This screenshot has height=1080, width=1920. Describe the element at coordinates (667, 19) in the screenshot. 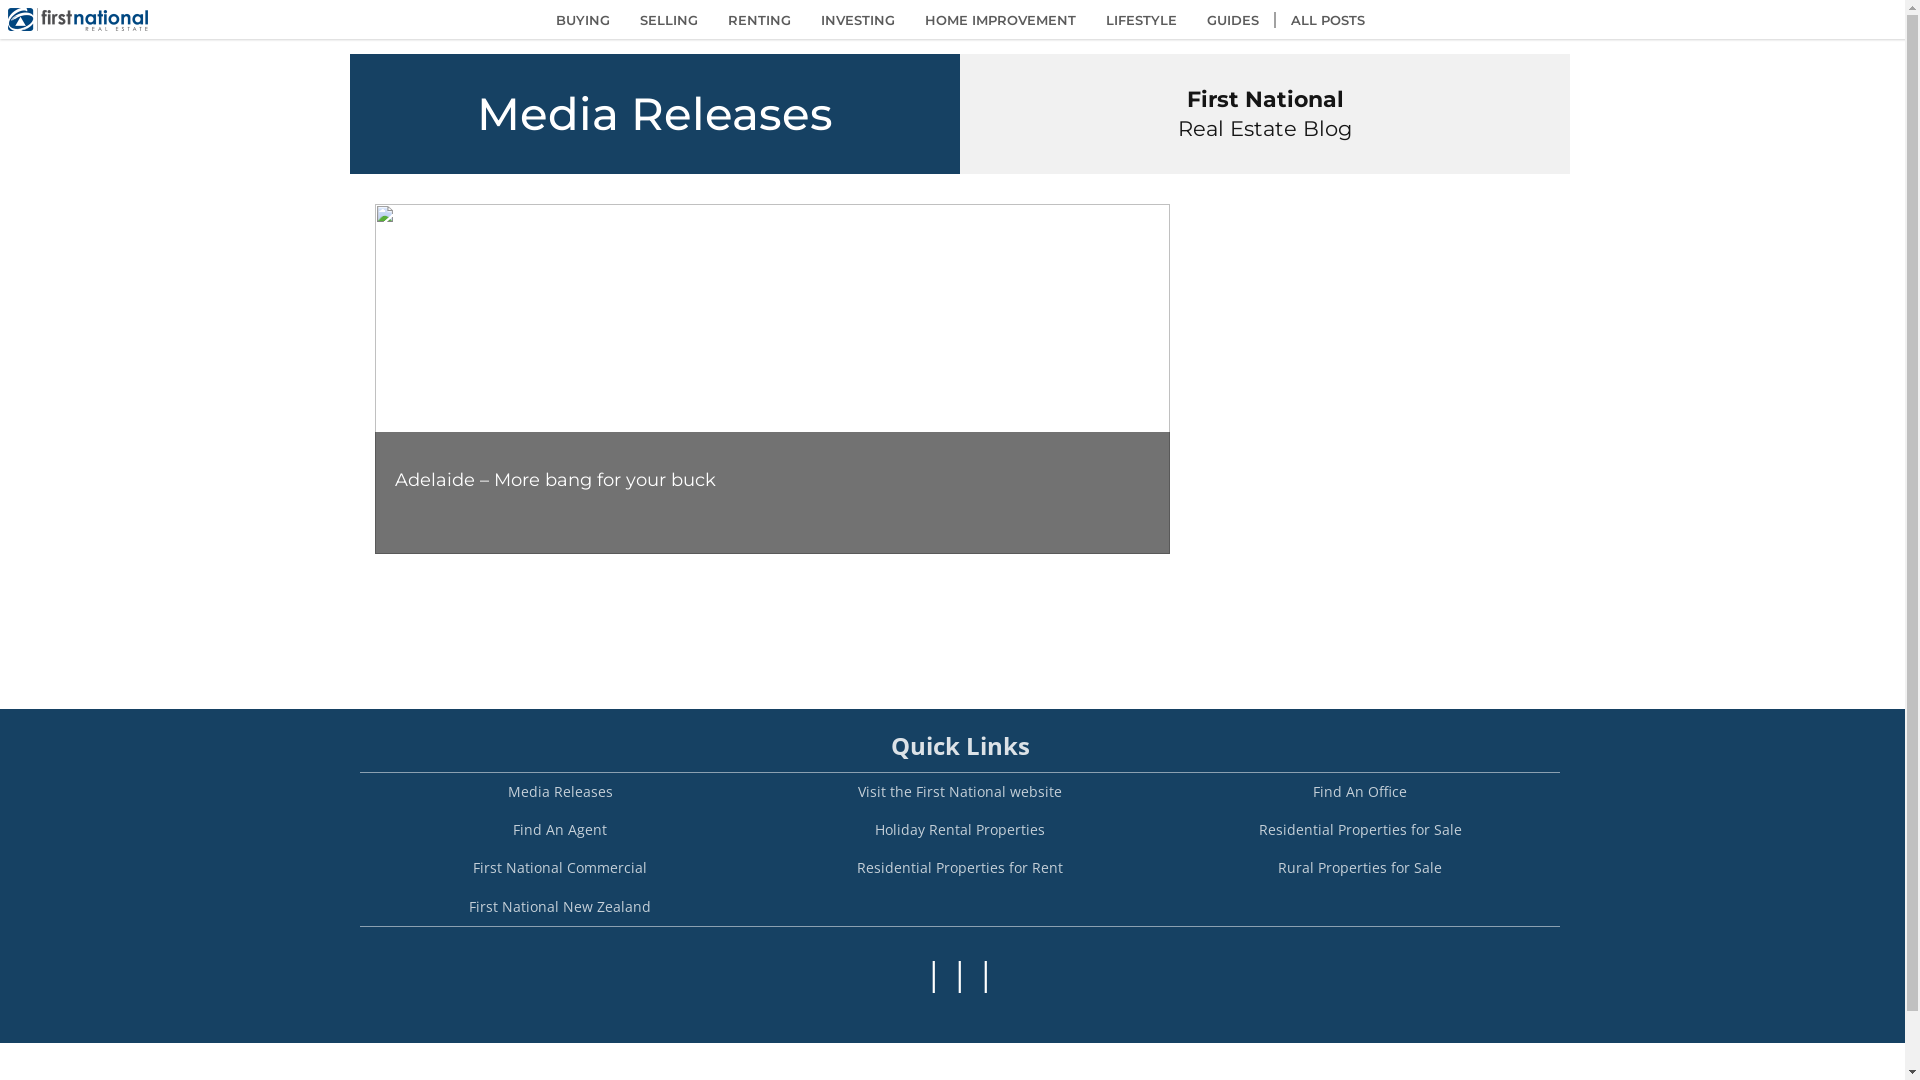

I see `'SELLING'` at that location.